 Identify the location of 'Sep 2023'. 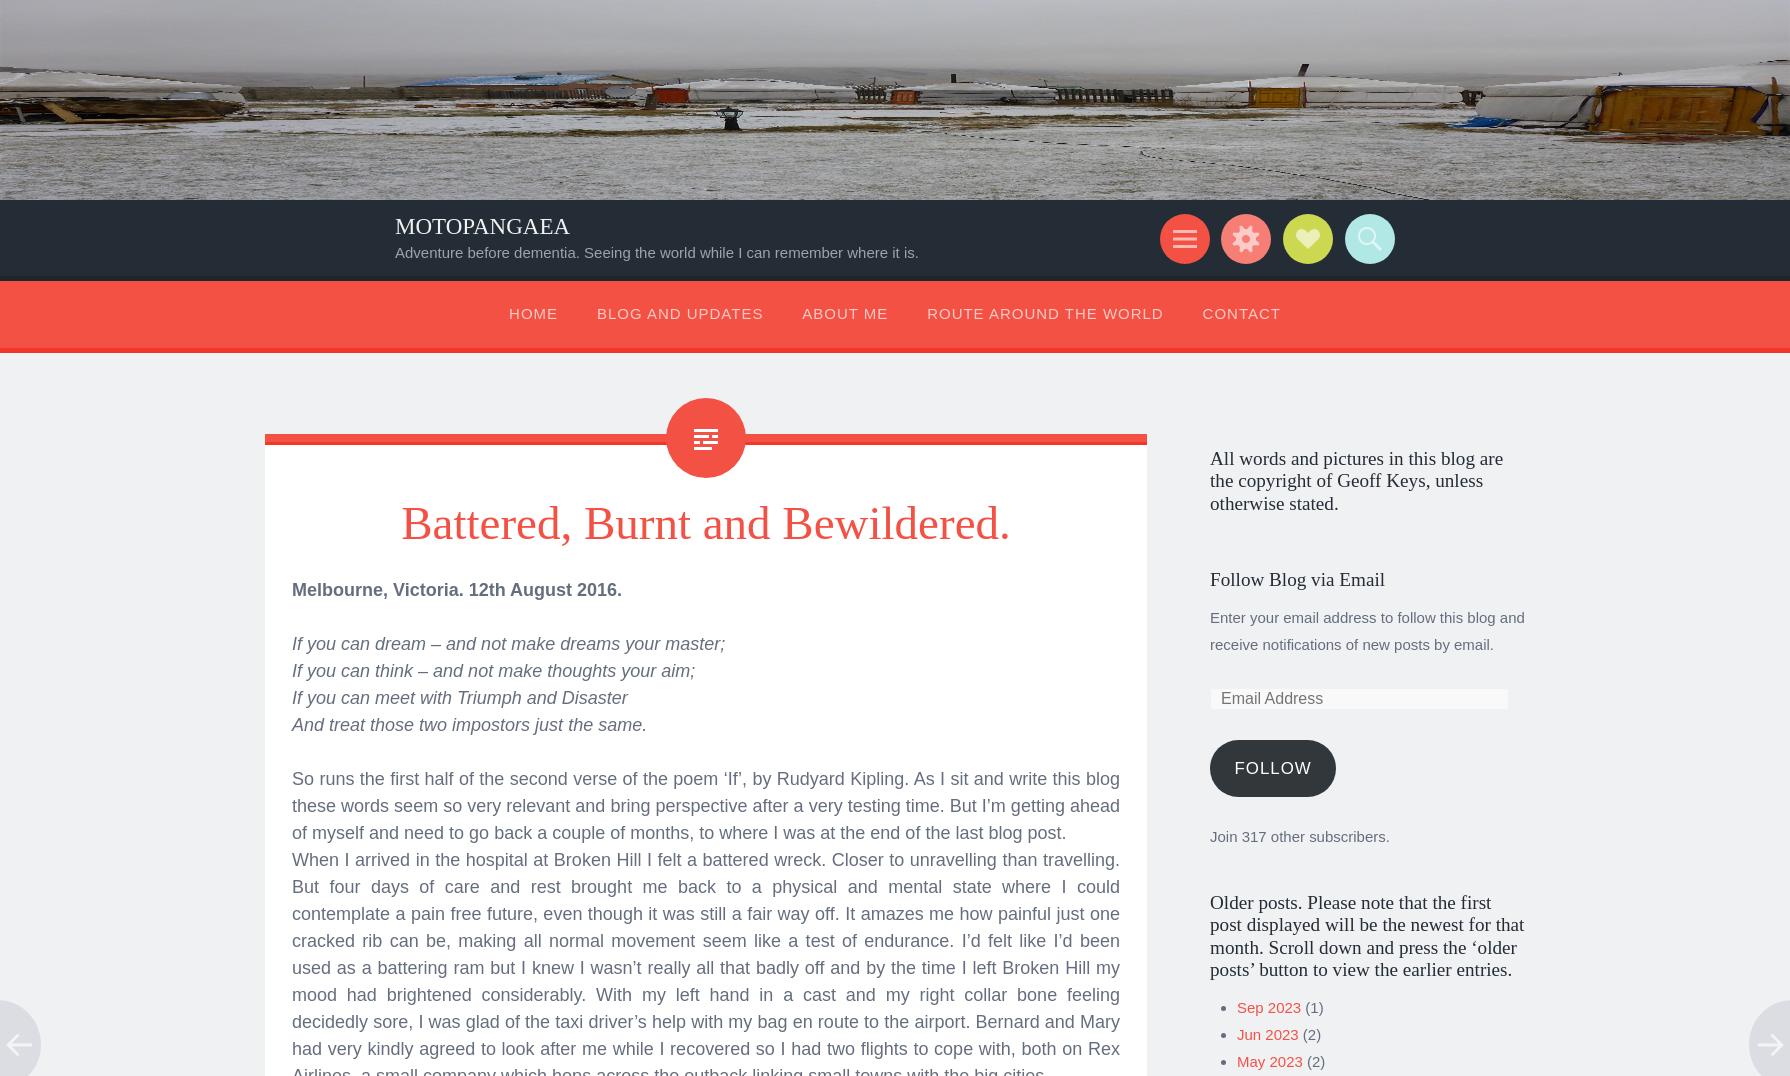
(1268, 999).